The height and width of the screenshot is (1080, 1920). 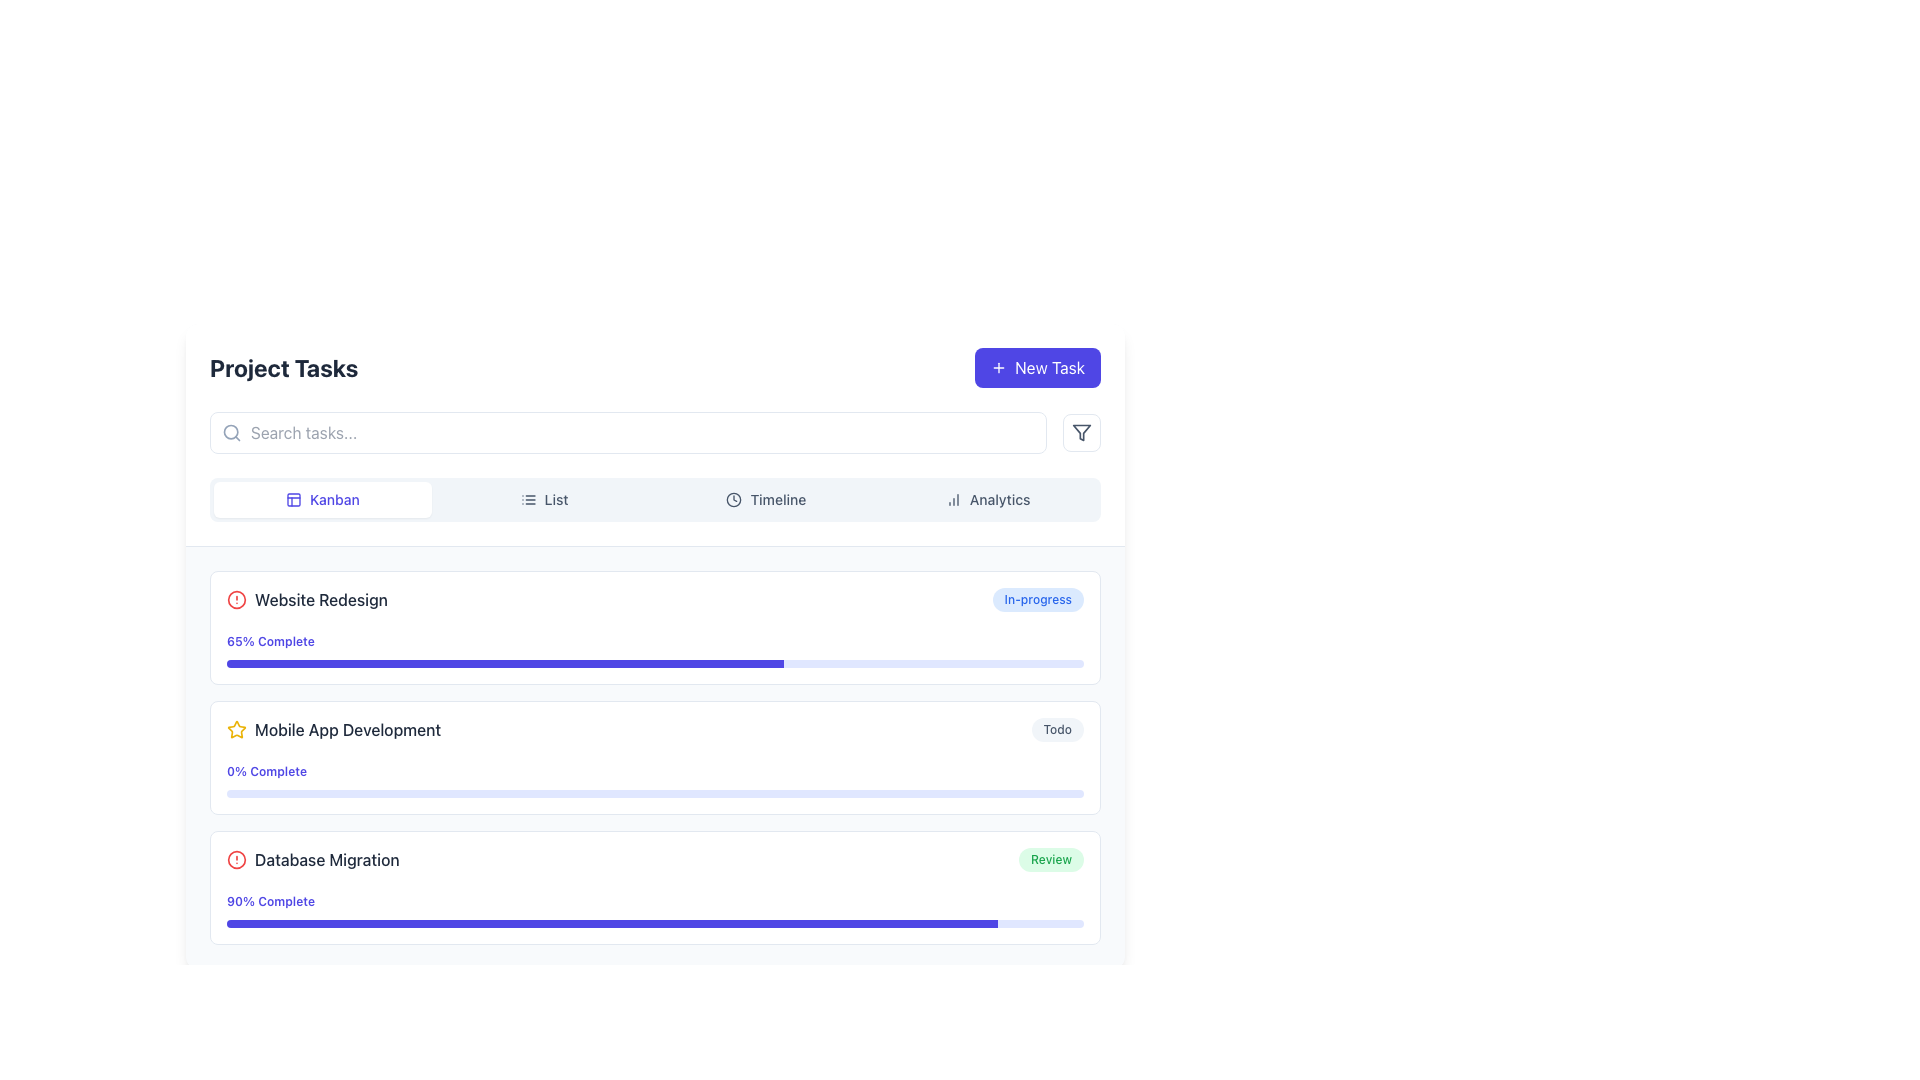 What do you see at coordinates (655, 645) in the screenshot?
I see `the progress bar representing 65% completion of the 'Website Redesign' task to interact with it if functionality exists` at bounding box center [655, 645].